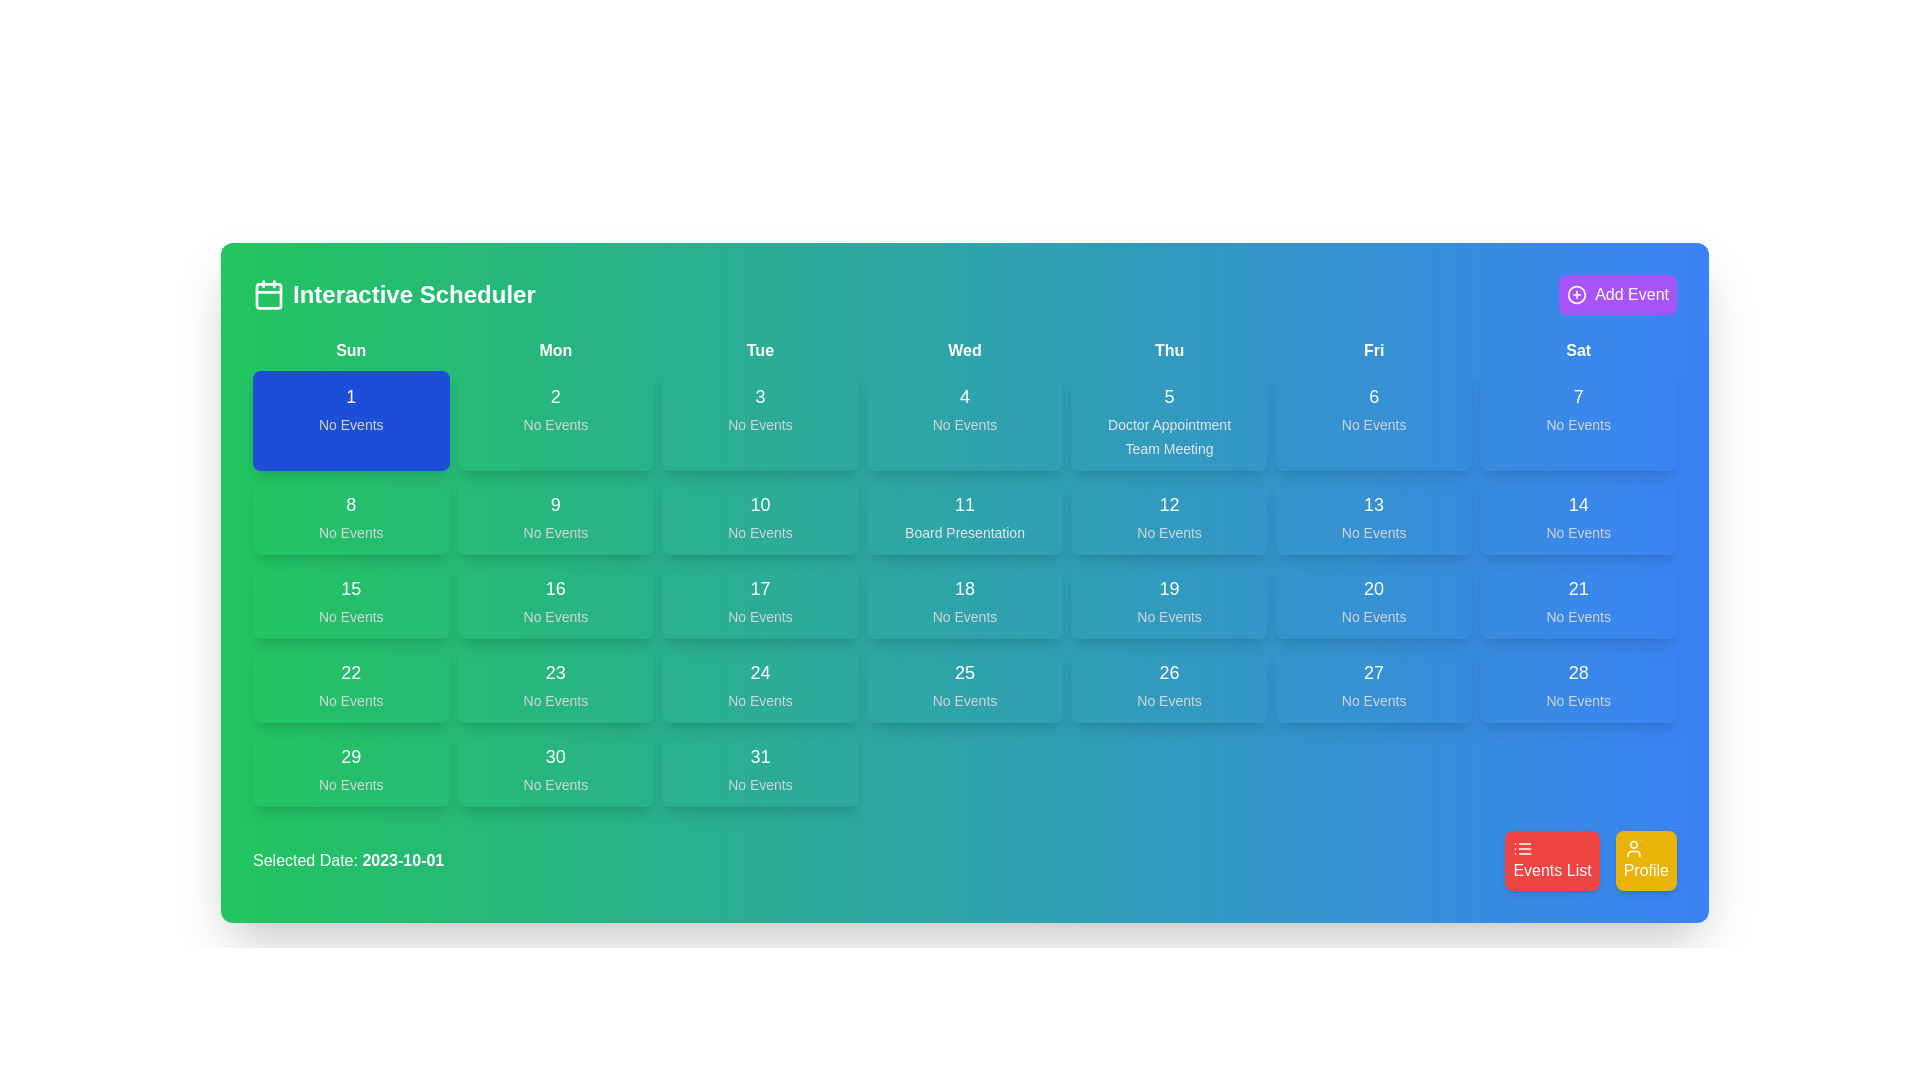 The width and height of the screenshot is (1920, 1080). I want to click on the title text label of the interactive scheduling interface, which indicates the page's purpose and is located in the upper-left corner adjacent to a calendar icon, so click(413, 294).